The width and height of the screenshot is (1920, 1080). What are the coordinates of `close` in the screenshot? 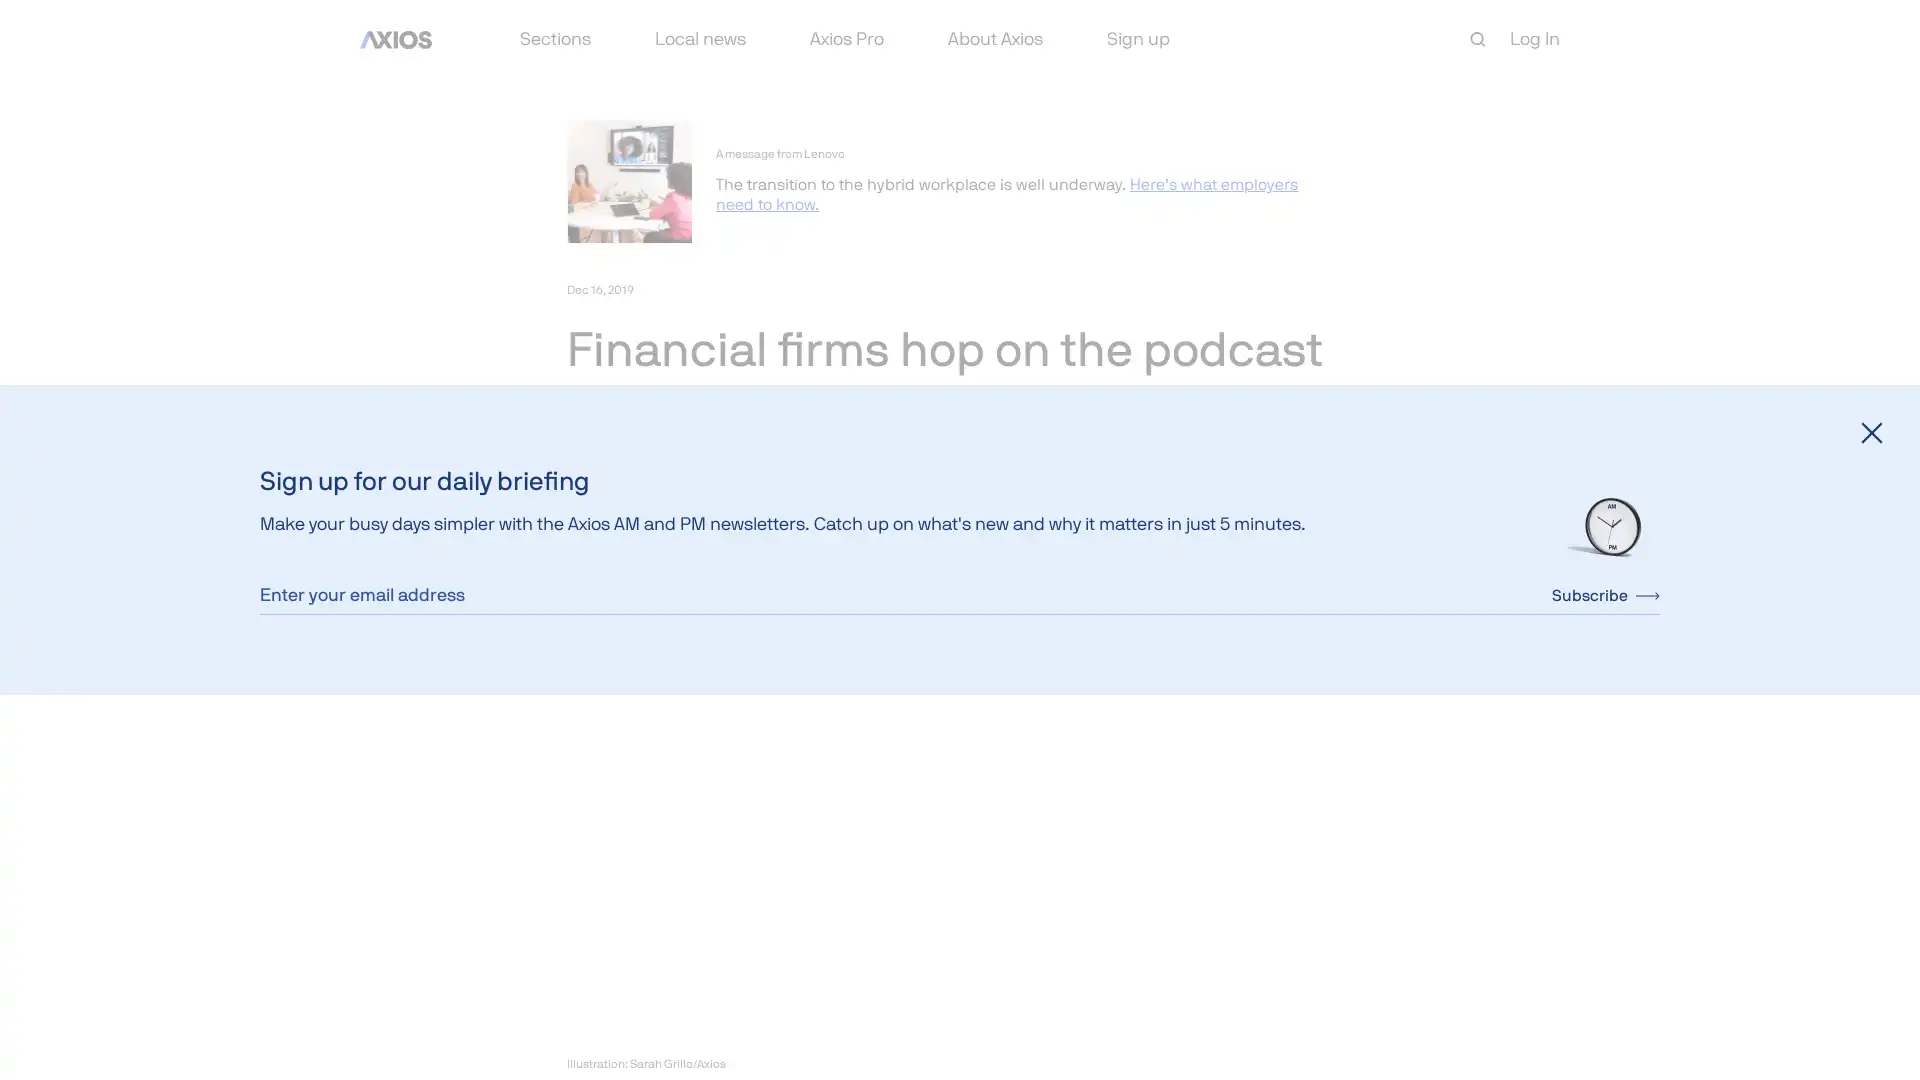 It's located at (1871, 431).